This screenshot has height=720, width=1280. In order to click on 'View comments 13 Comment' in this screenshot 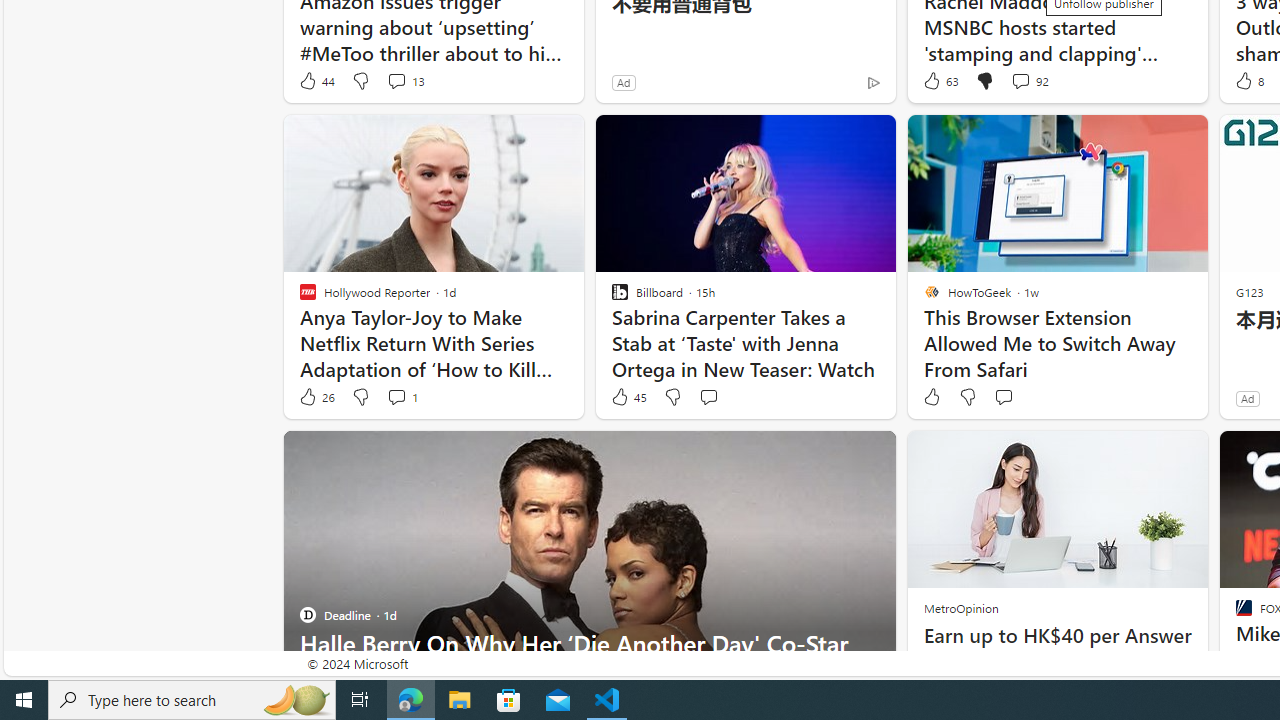, I will do `click(404, 80)`.